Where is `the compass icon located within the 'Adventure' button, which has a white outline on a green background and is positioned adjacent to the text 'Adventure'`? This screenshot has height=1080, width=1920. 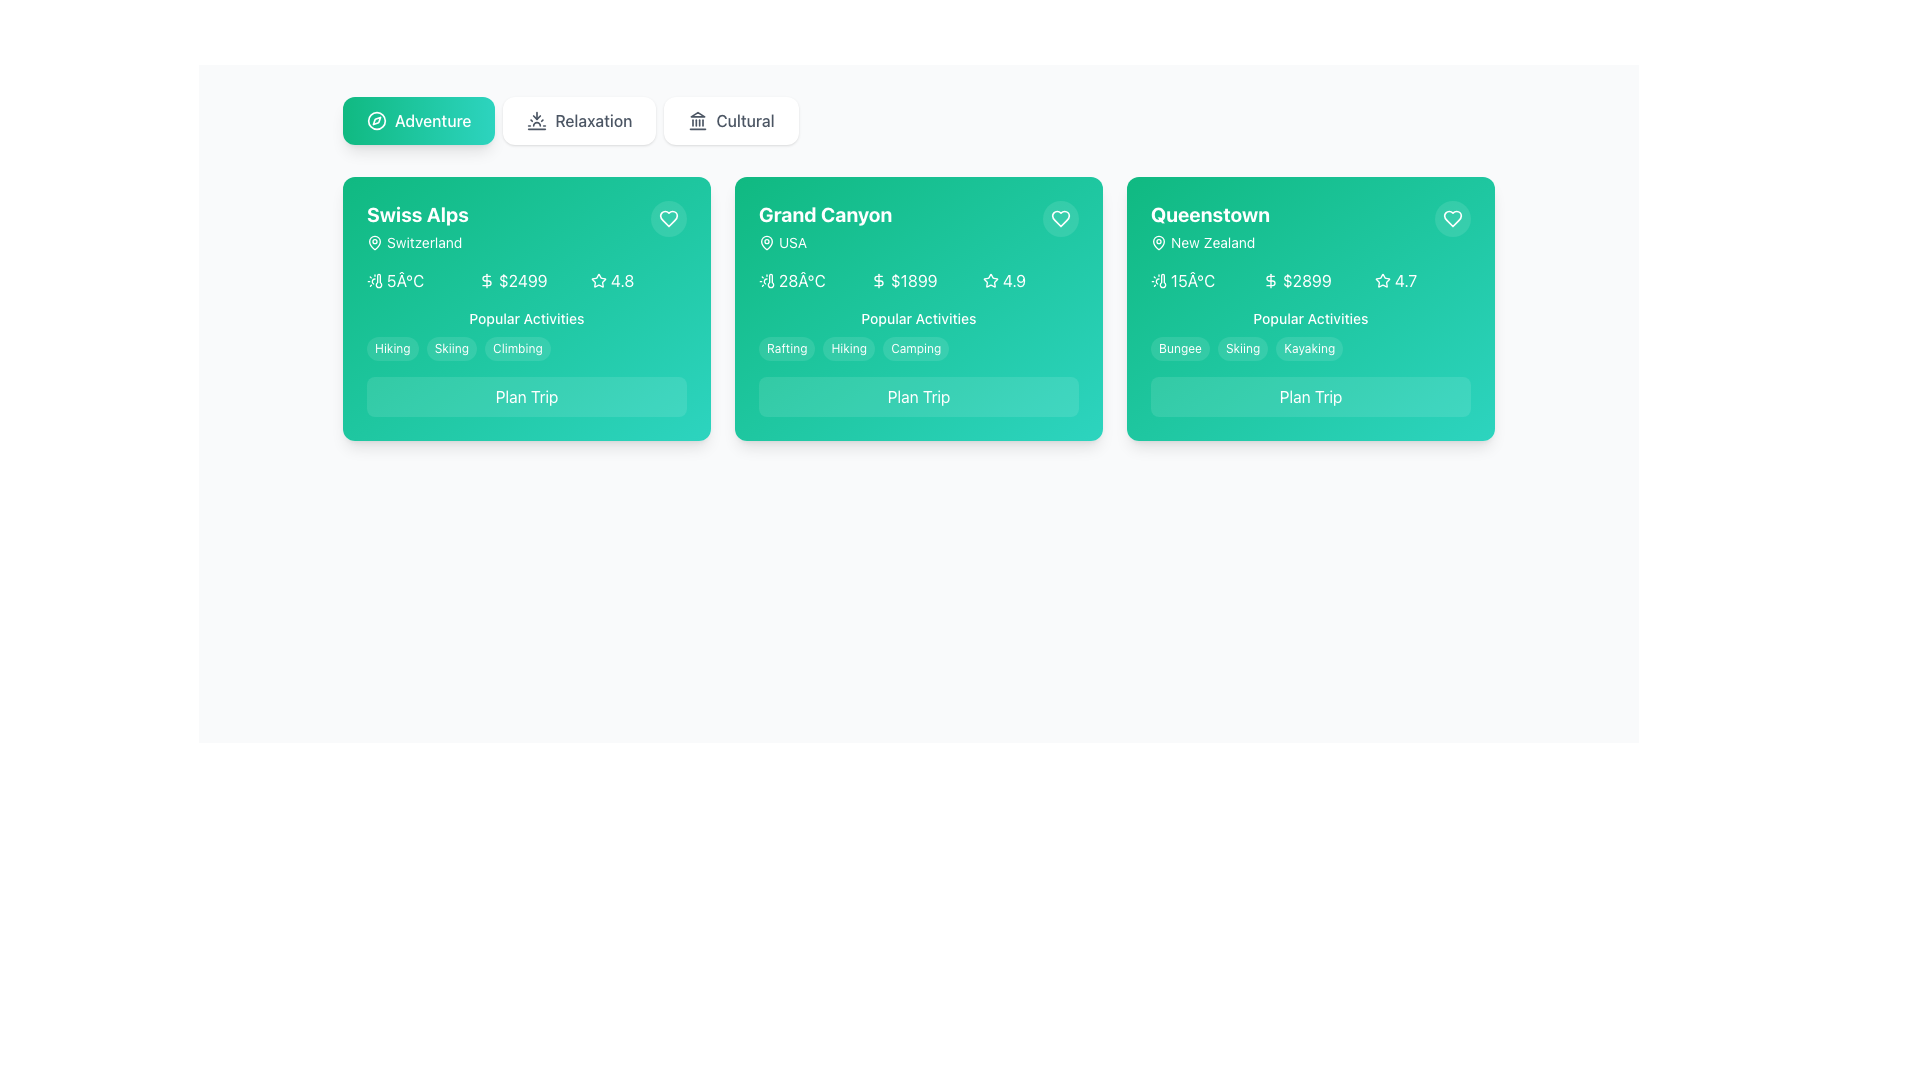
the compass icon located within the 'Adventure' button, which has a white outline on a green background and is positioned adjacent to the text 'Adventure' is located at coordinates (377, 120).